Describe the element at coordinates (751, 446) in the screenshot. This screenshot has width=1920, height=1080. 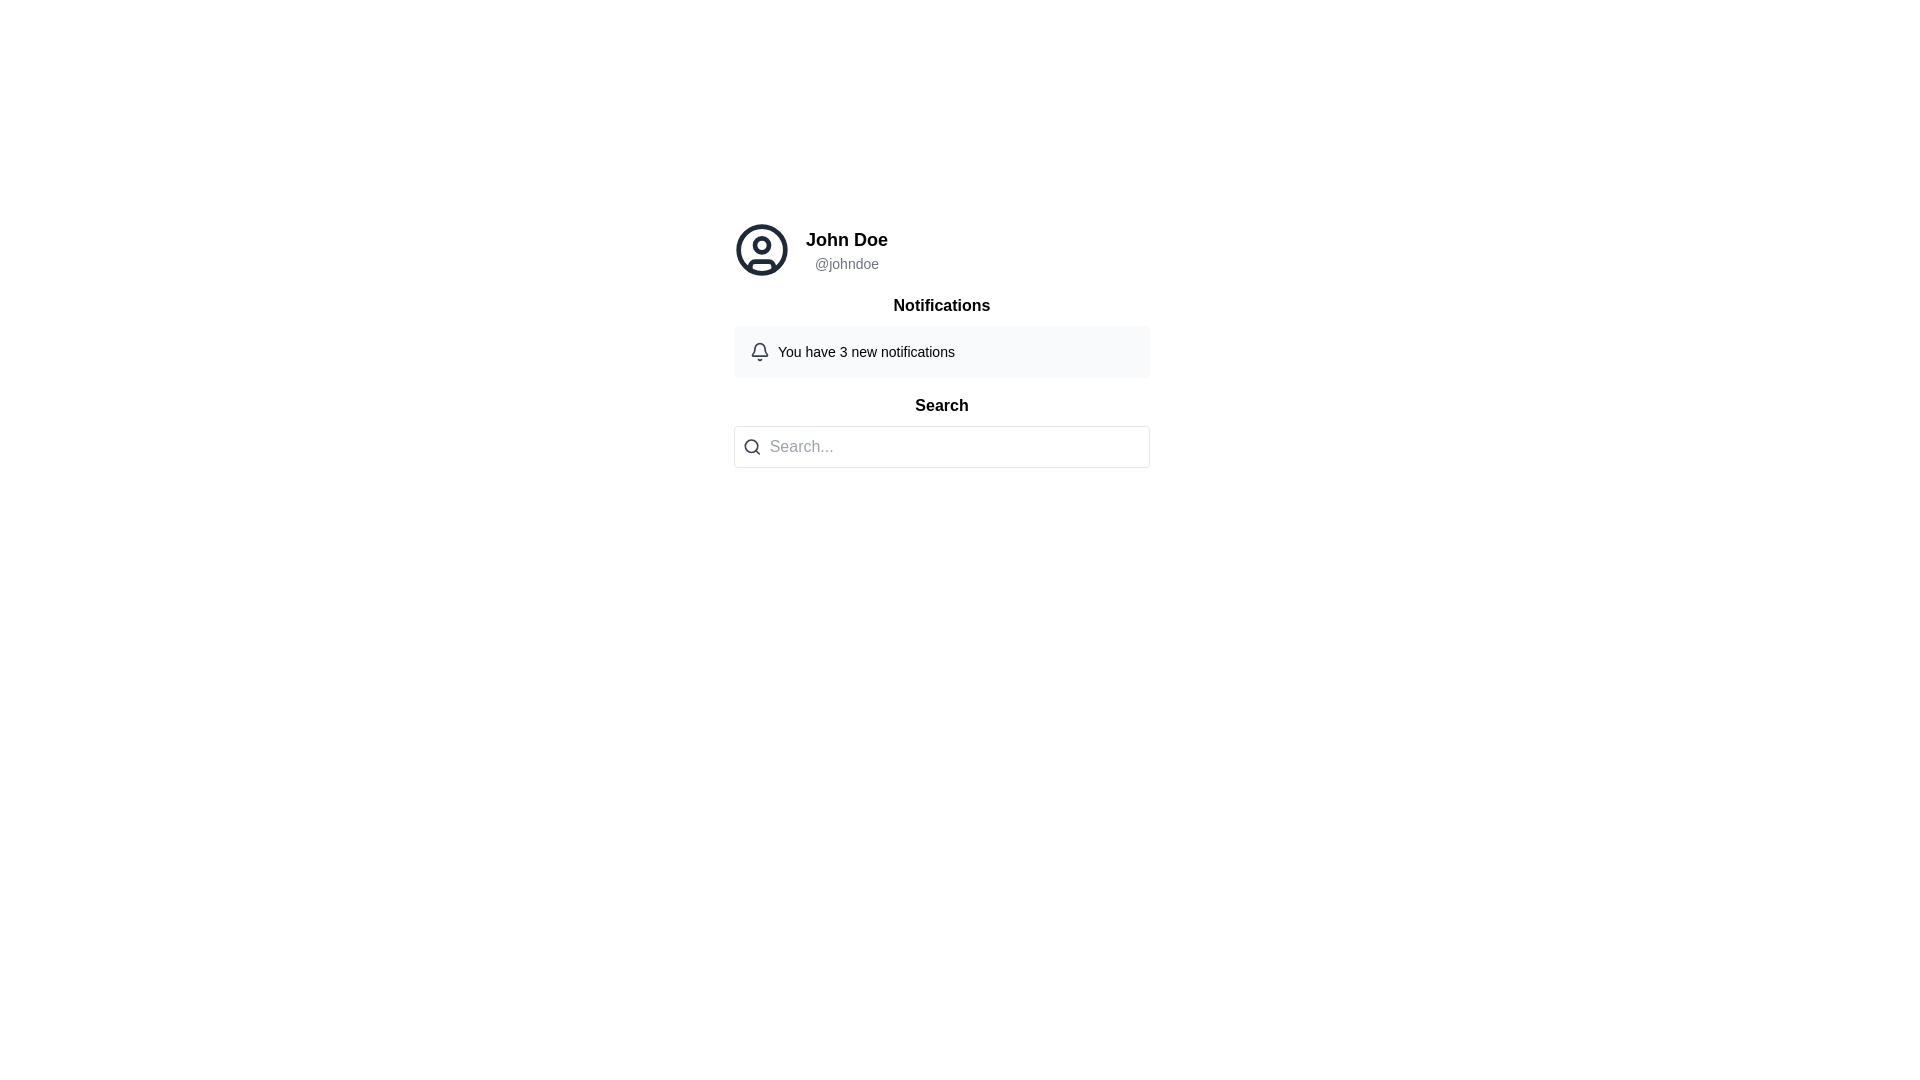
I see `the search icon located to the far left of the bordered text input area, which precedes the 'Search...' placeholder text field` at that location.